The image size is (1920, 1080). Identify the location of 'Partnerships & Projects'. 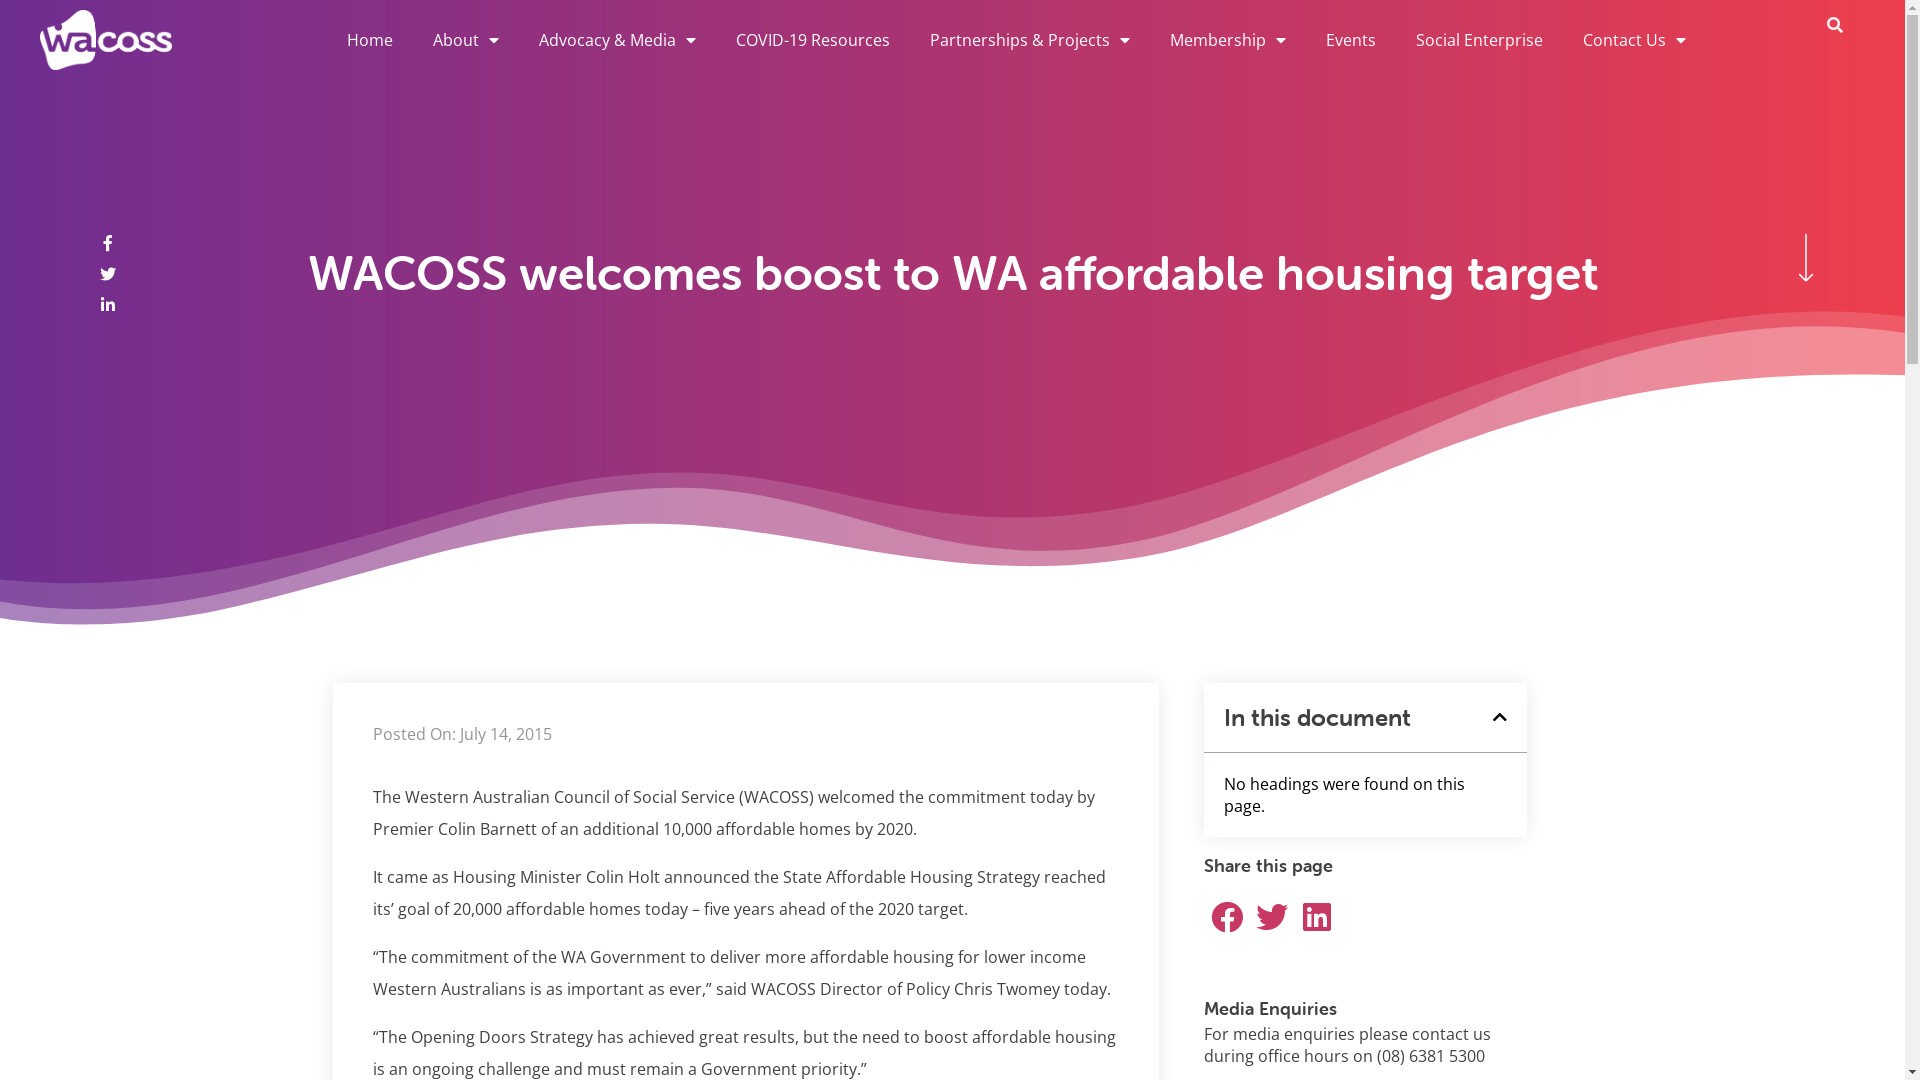
(1030, 40).